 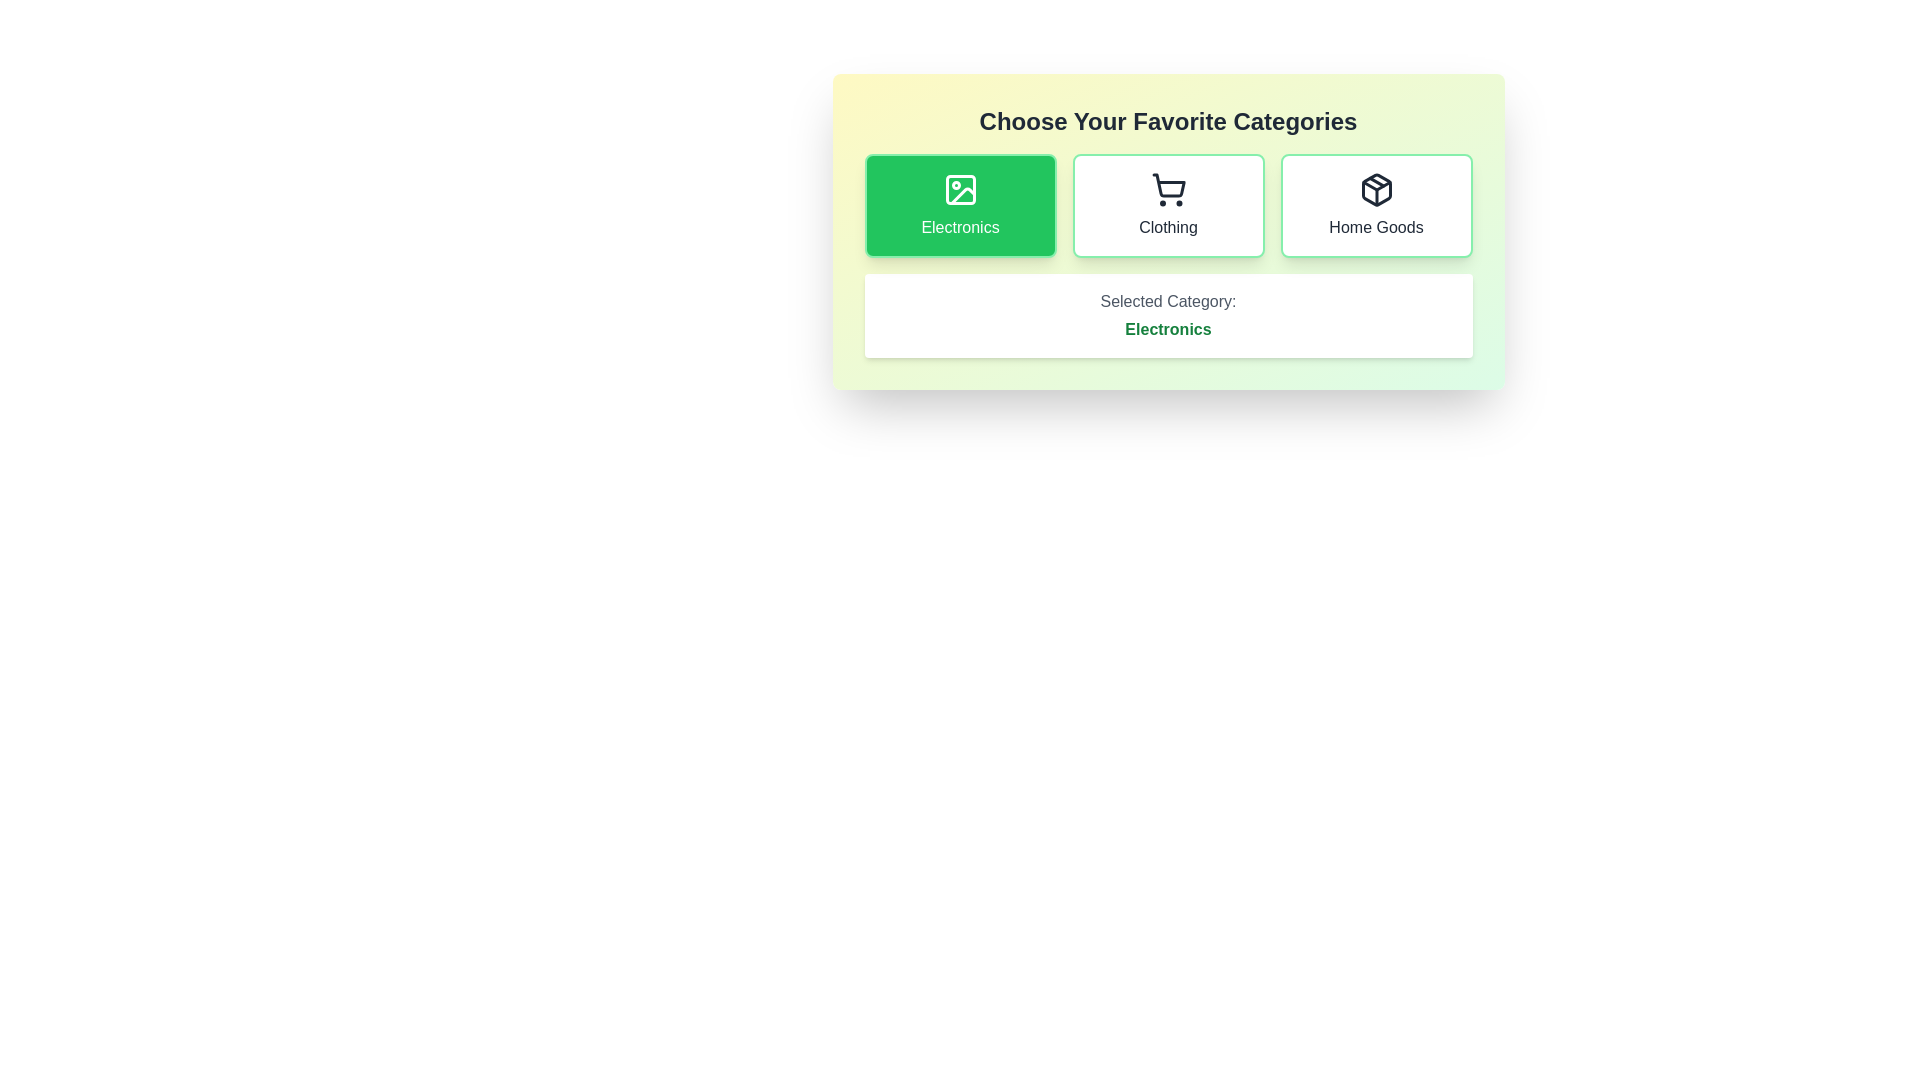 I want to click on the category button corresponding to Home Goods, so click(x=1375, y=205).